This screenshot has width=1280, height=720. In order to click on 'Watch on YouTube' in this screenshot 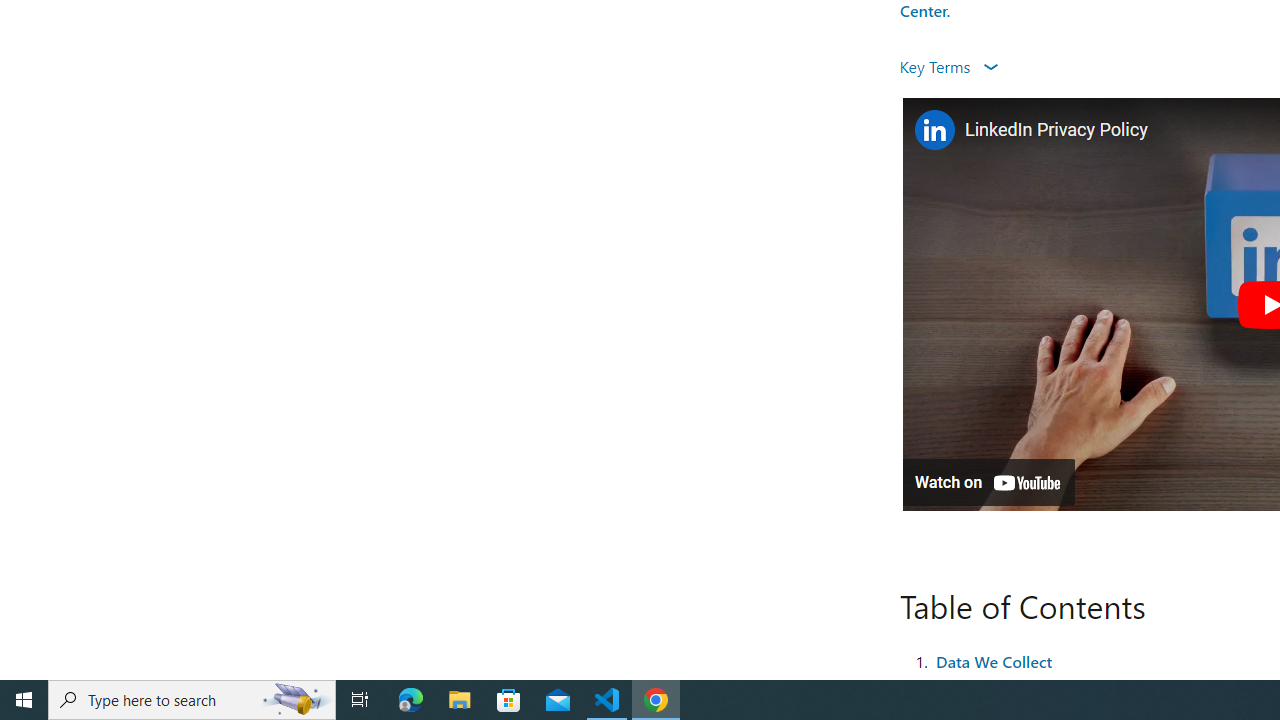, I will do `click(988, 482)`.